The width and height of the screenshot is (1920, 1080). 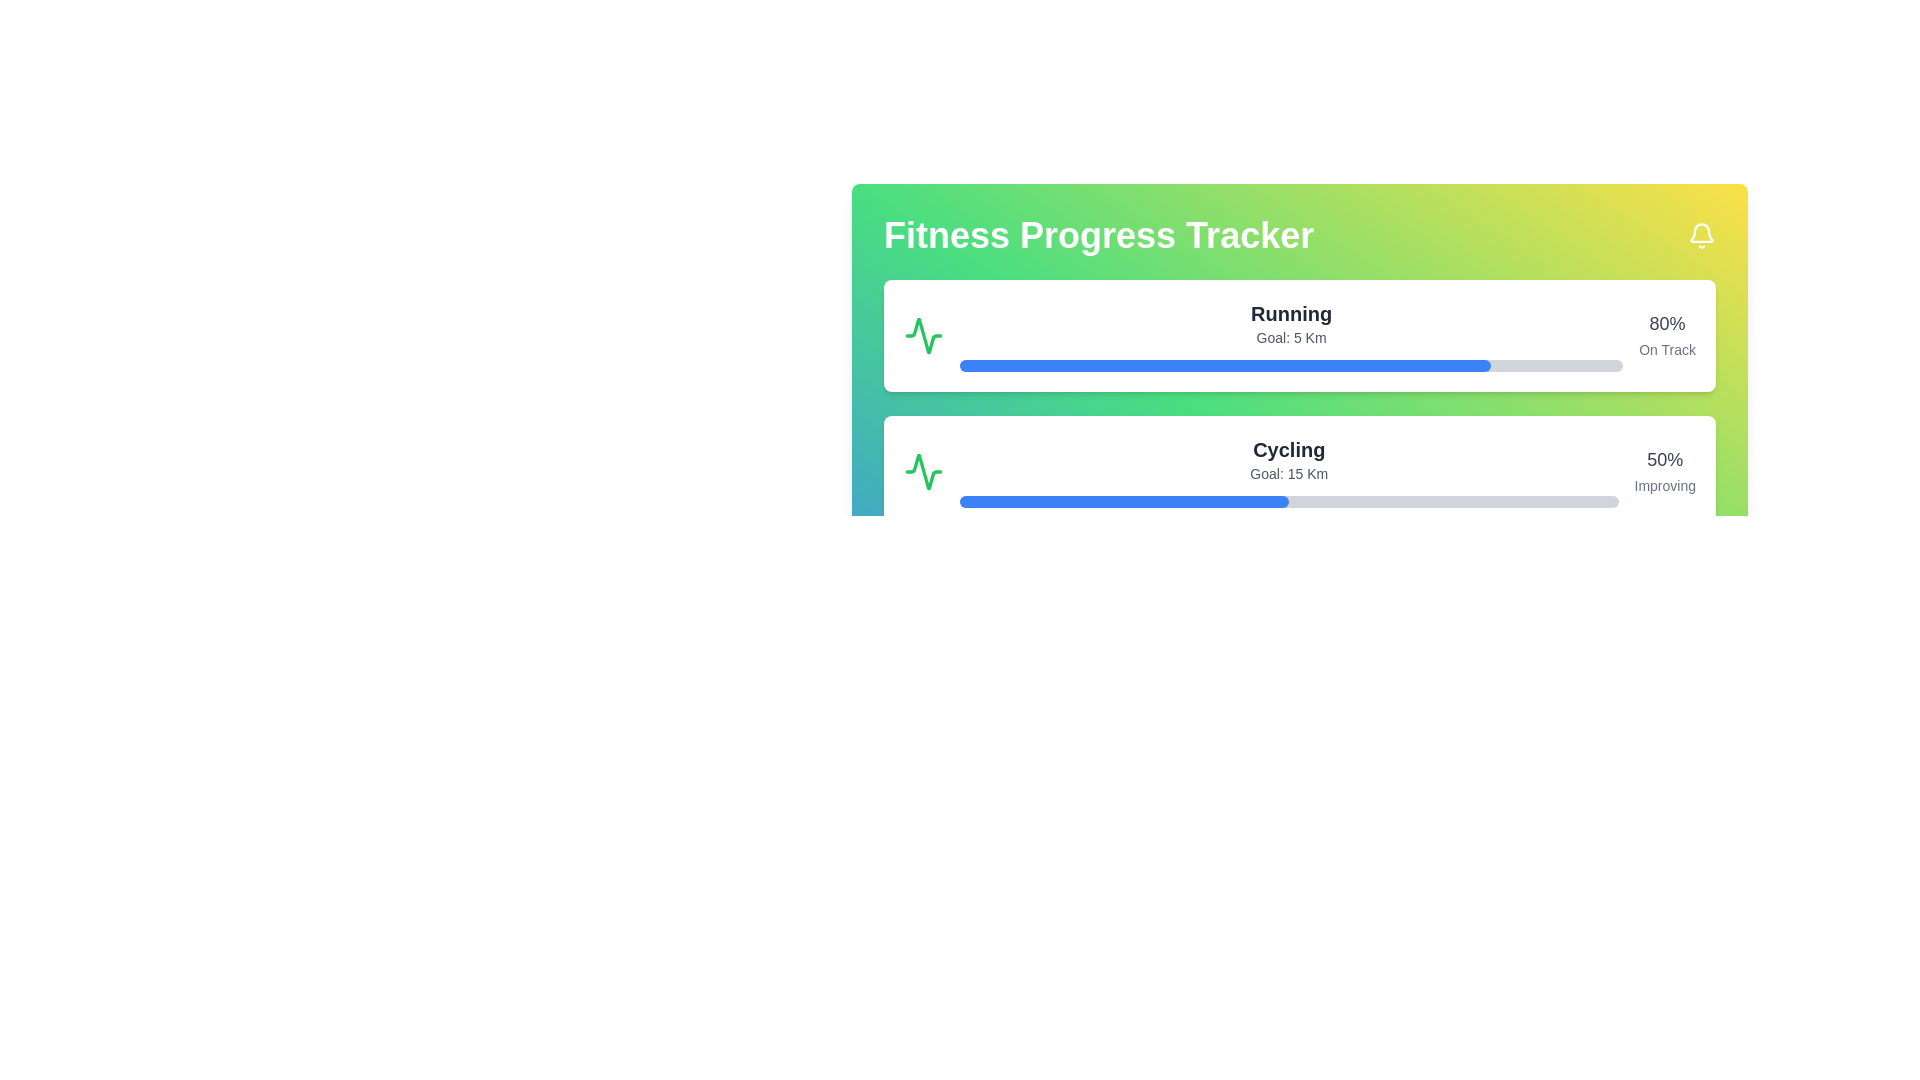 What do you see at coordinates (1289, 474) in the screenshot?
I see `displayed text of the Text Label that shows 'Goal: 15 Km', which is styled in small gray text and positioned below the 'Cycling' heading` at bounding box center [1289, 474].